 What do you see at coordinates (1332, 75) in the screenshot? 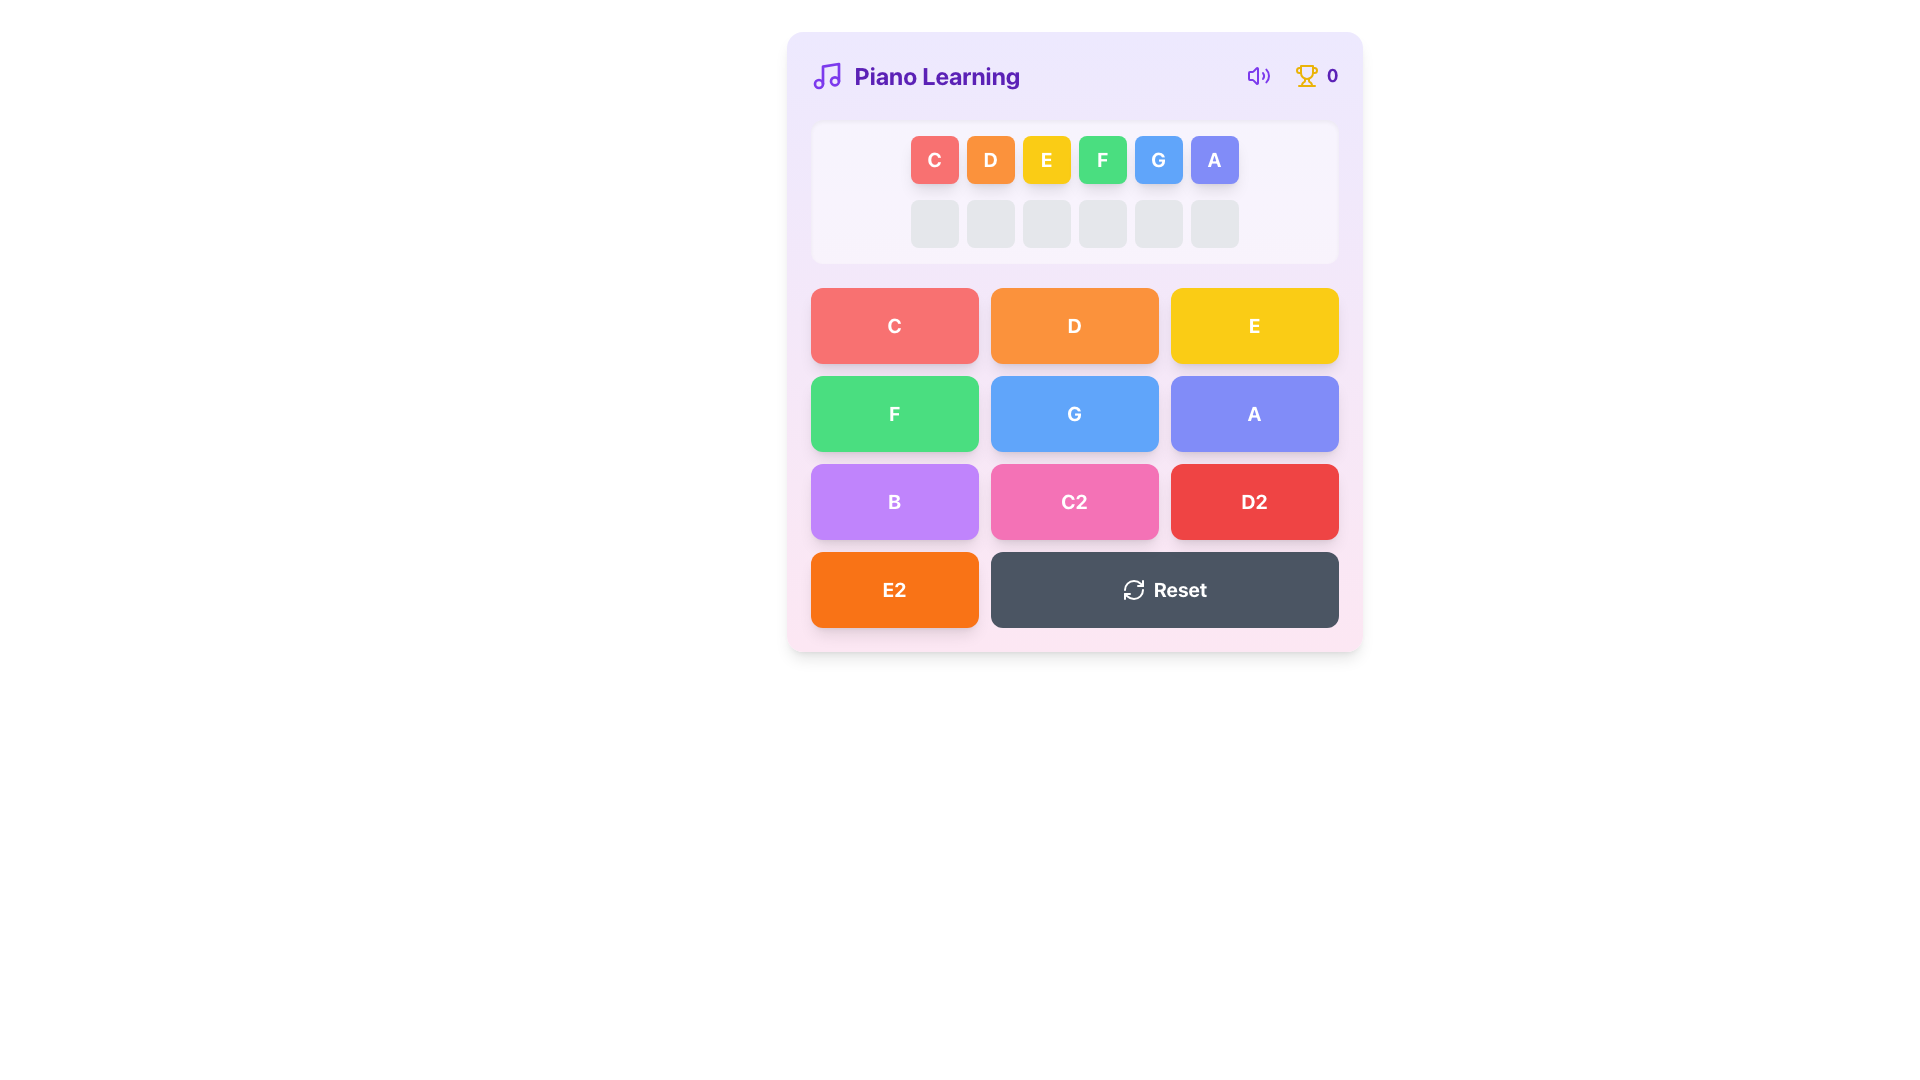
I see `the bold, violet-colored text displaying the character '0' located at the top-right corner of the interface, adjacent to a trophy icon` at bounding box center [1332, 75].